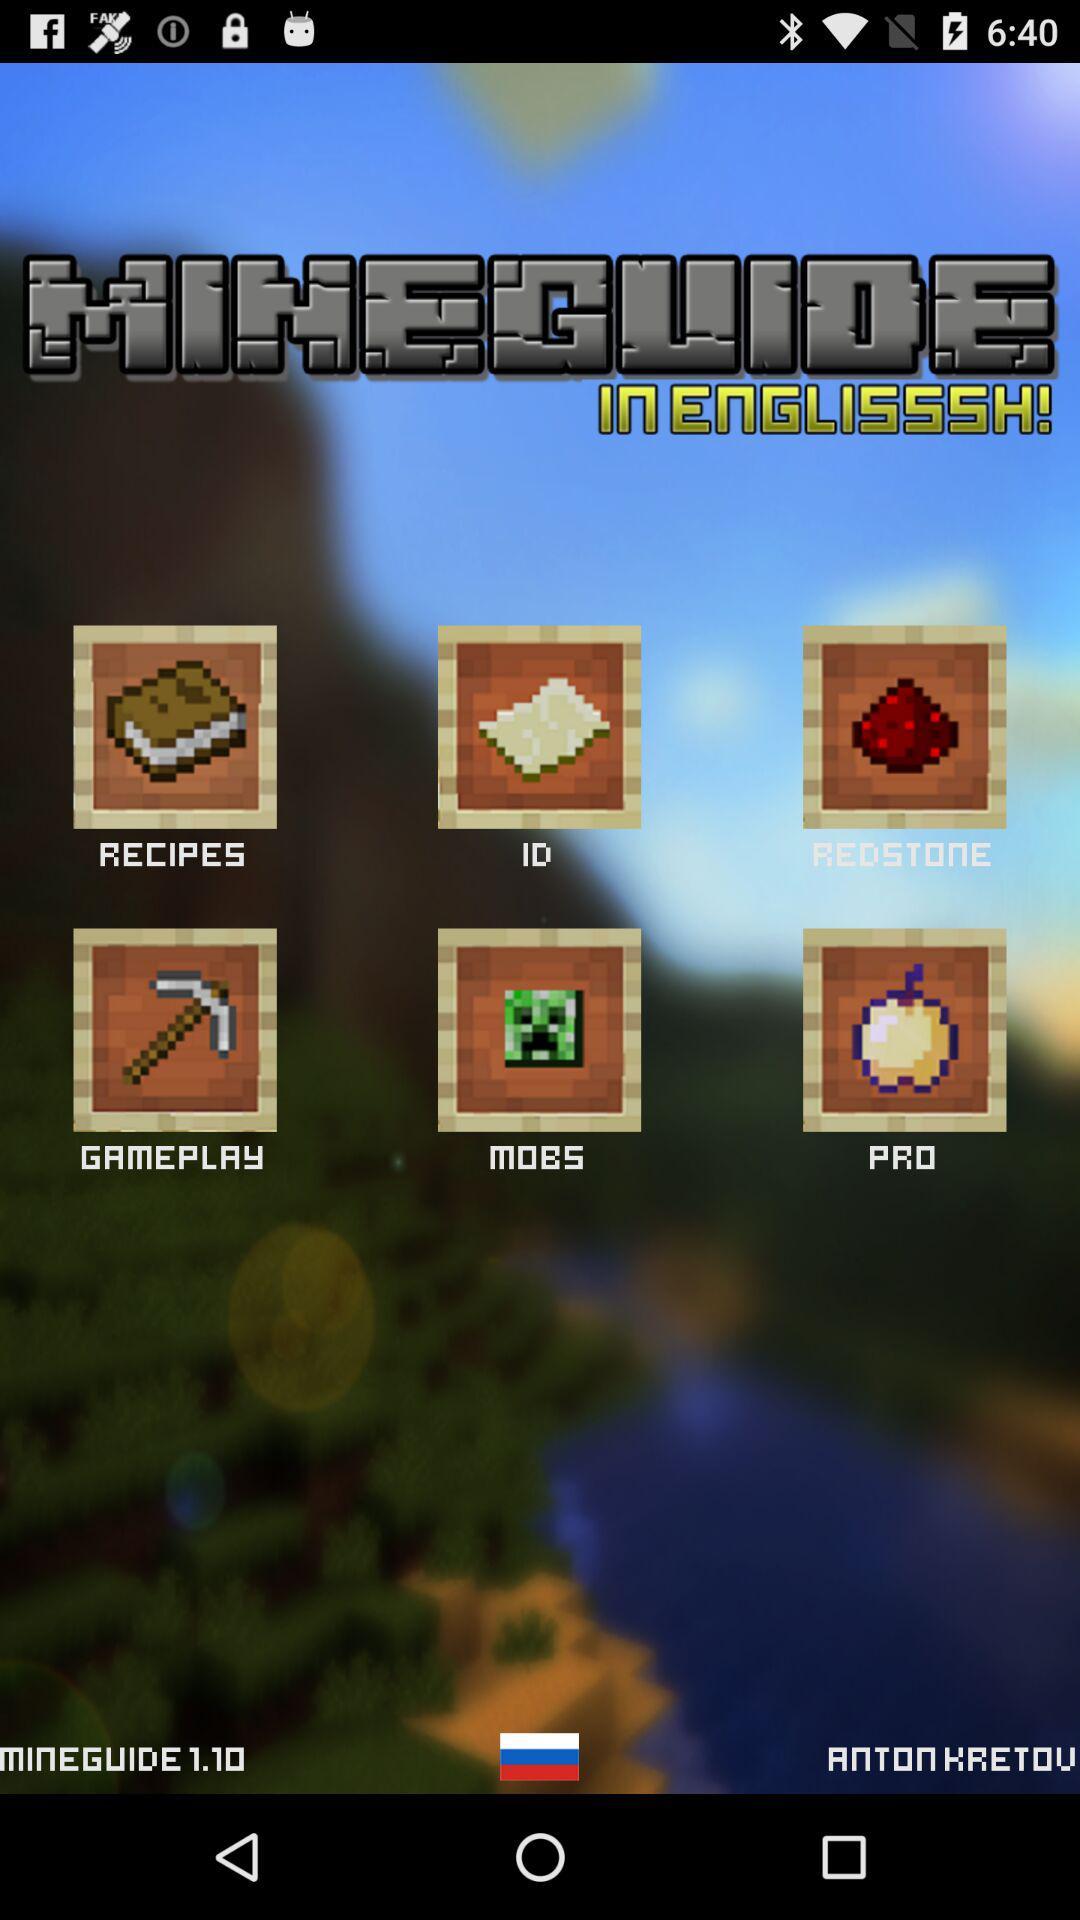 The height and width of the screenshot is (1920, 1080). Describe the element at coordinates (174, 777) in the screenshot. I see `the book icon` at that location.